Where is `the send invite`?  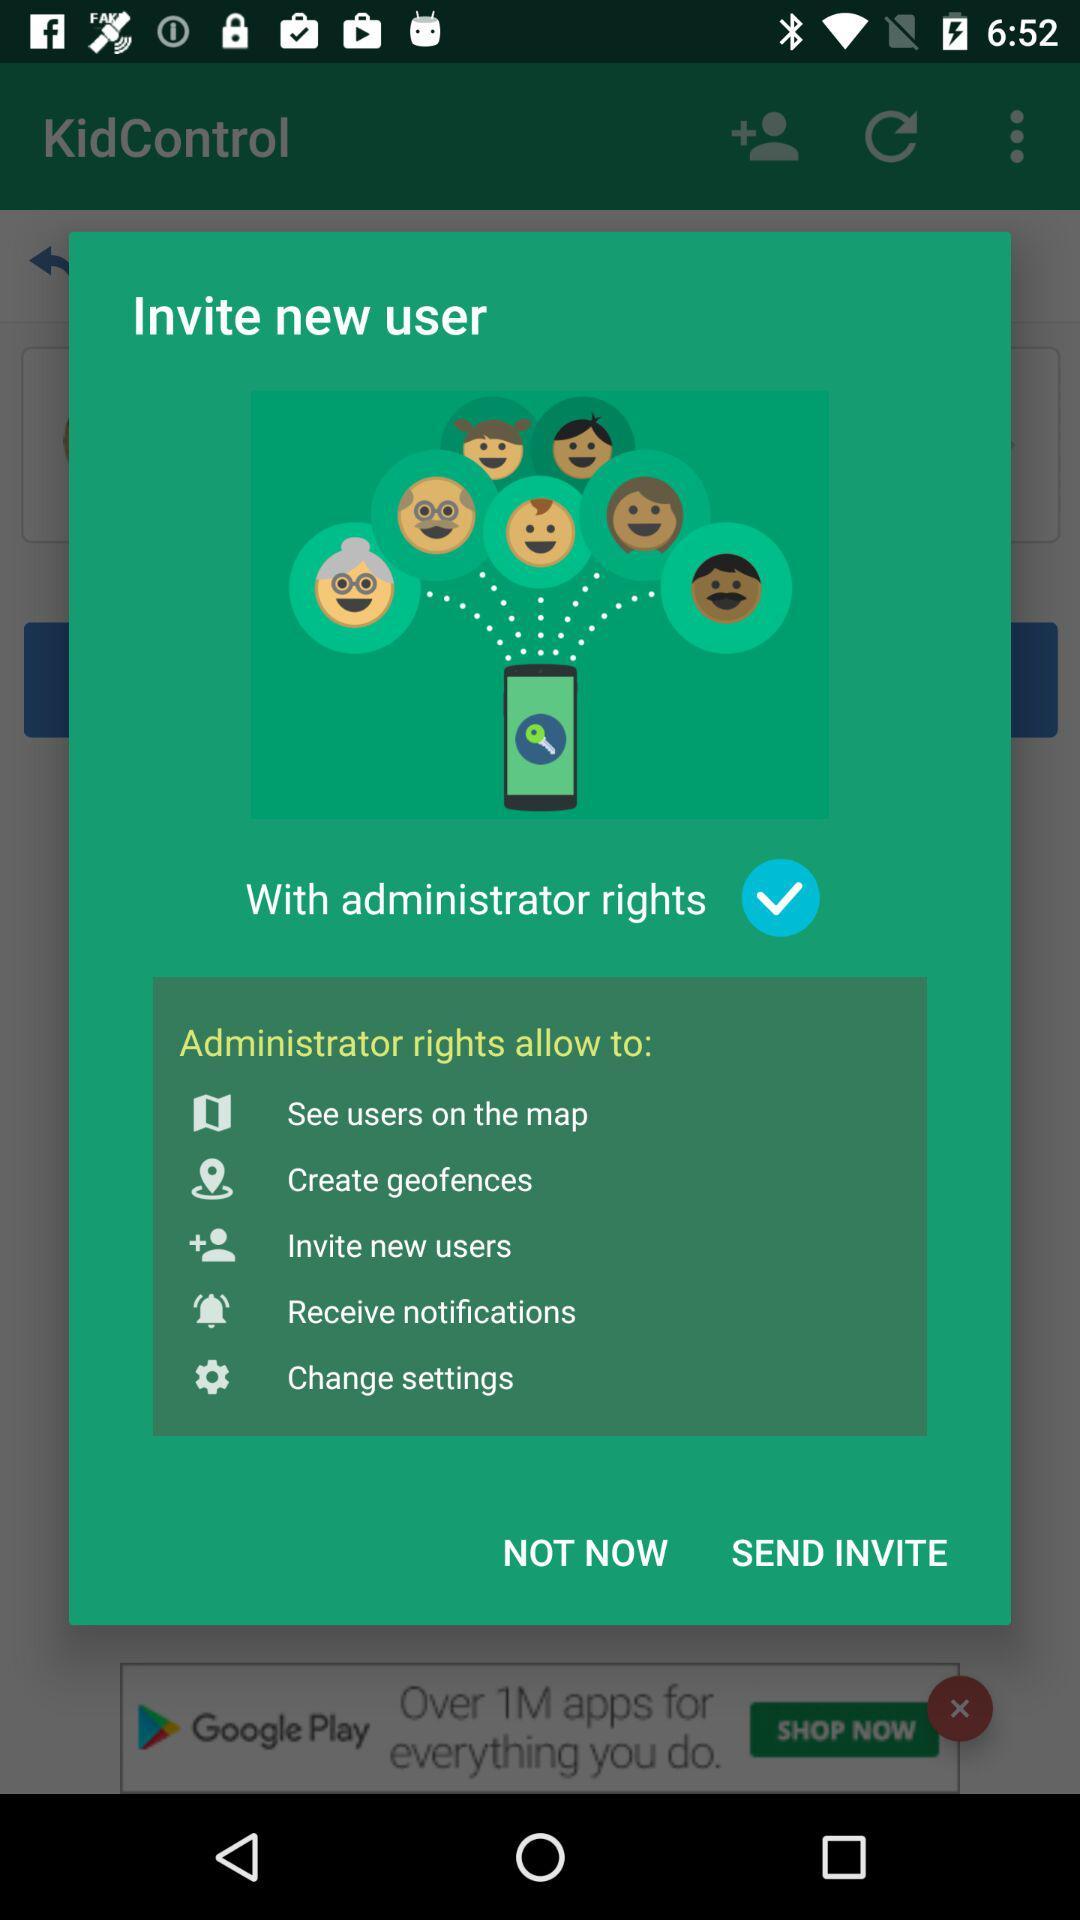
the send invite is located at coordinates (839, 1550).